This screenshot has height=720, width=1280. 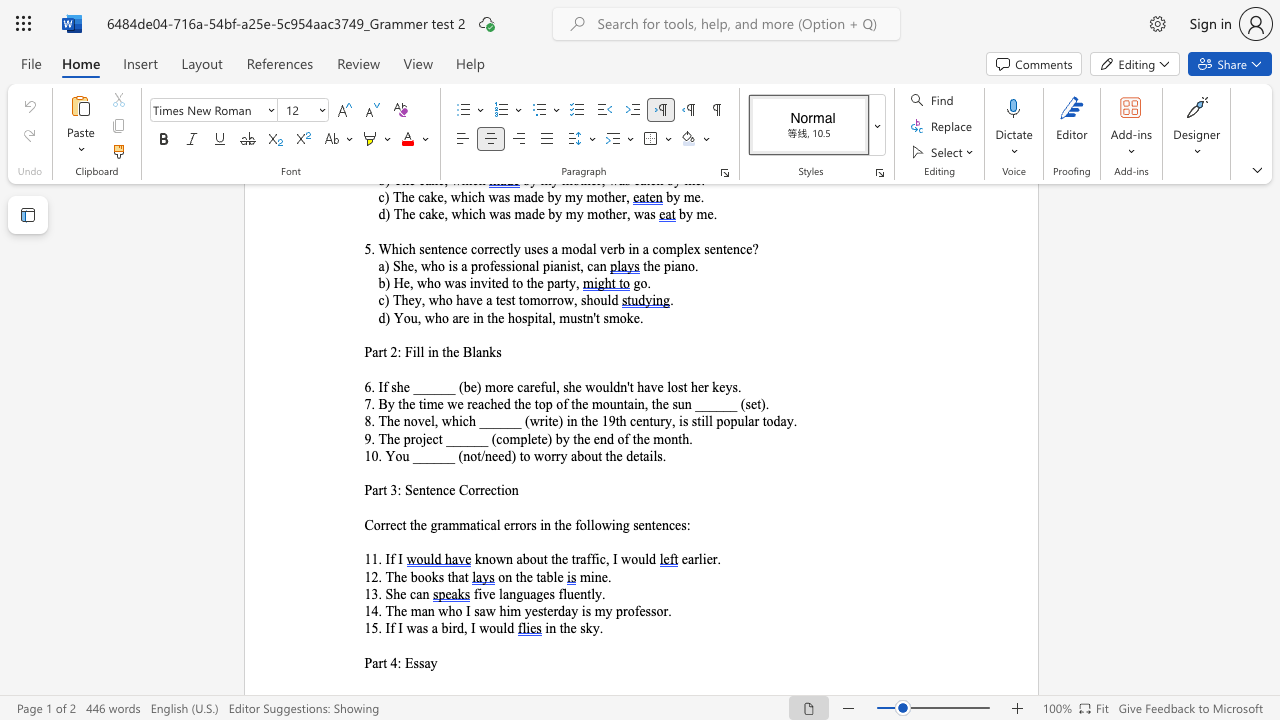 I want to click on the subset text "__ (complete) by the end of the m" within the text "9. The project ______ (complete) by the end of the month.", so click(x=473, y=437).